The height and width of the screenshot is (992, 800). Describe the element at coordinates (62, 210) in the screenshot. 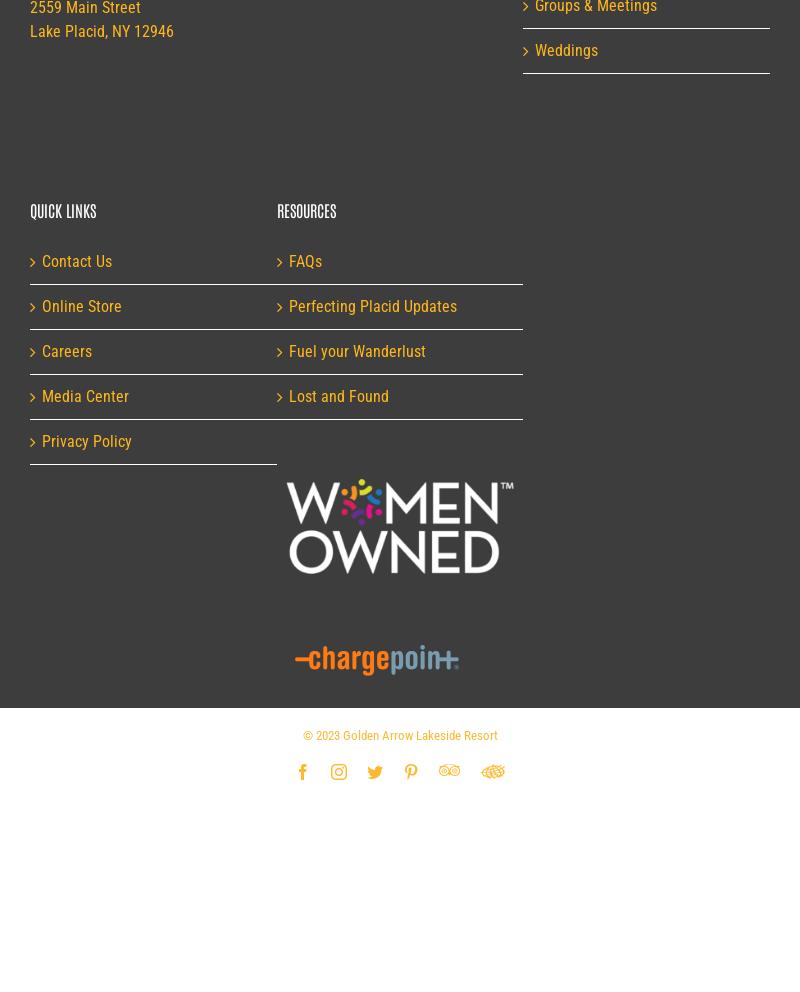

I see `'Quick Links'` at that location.